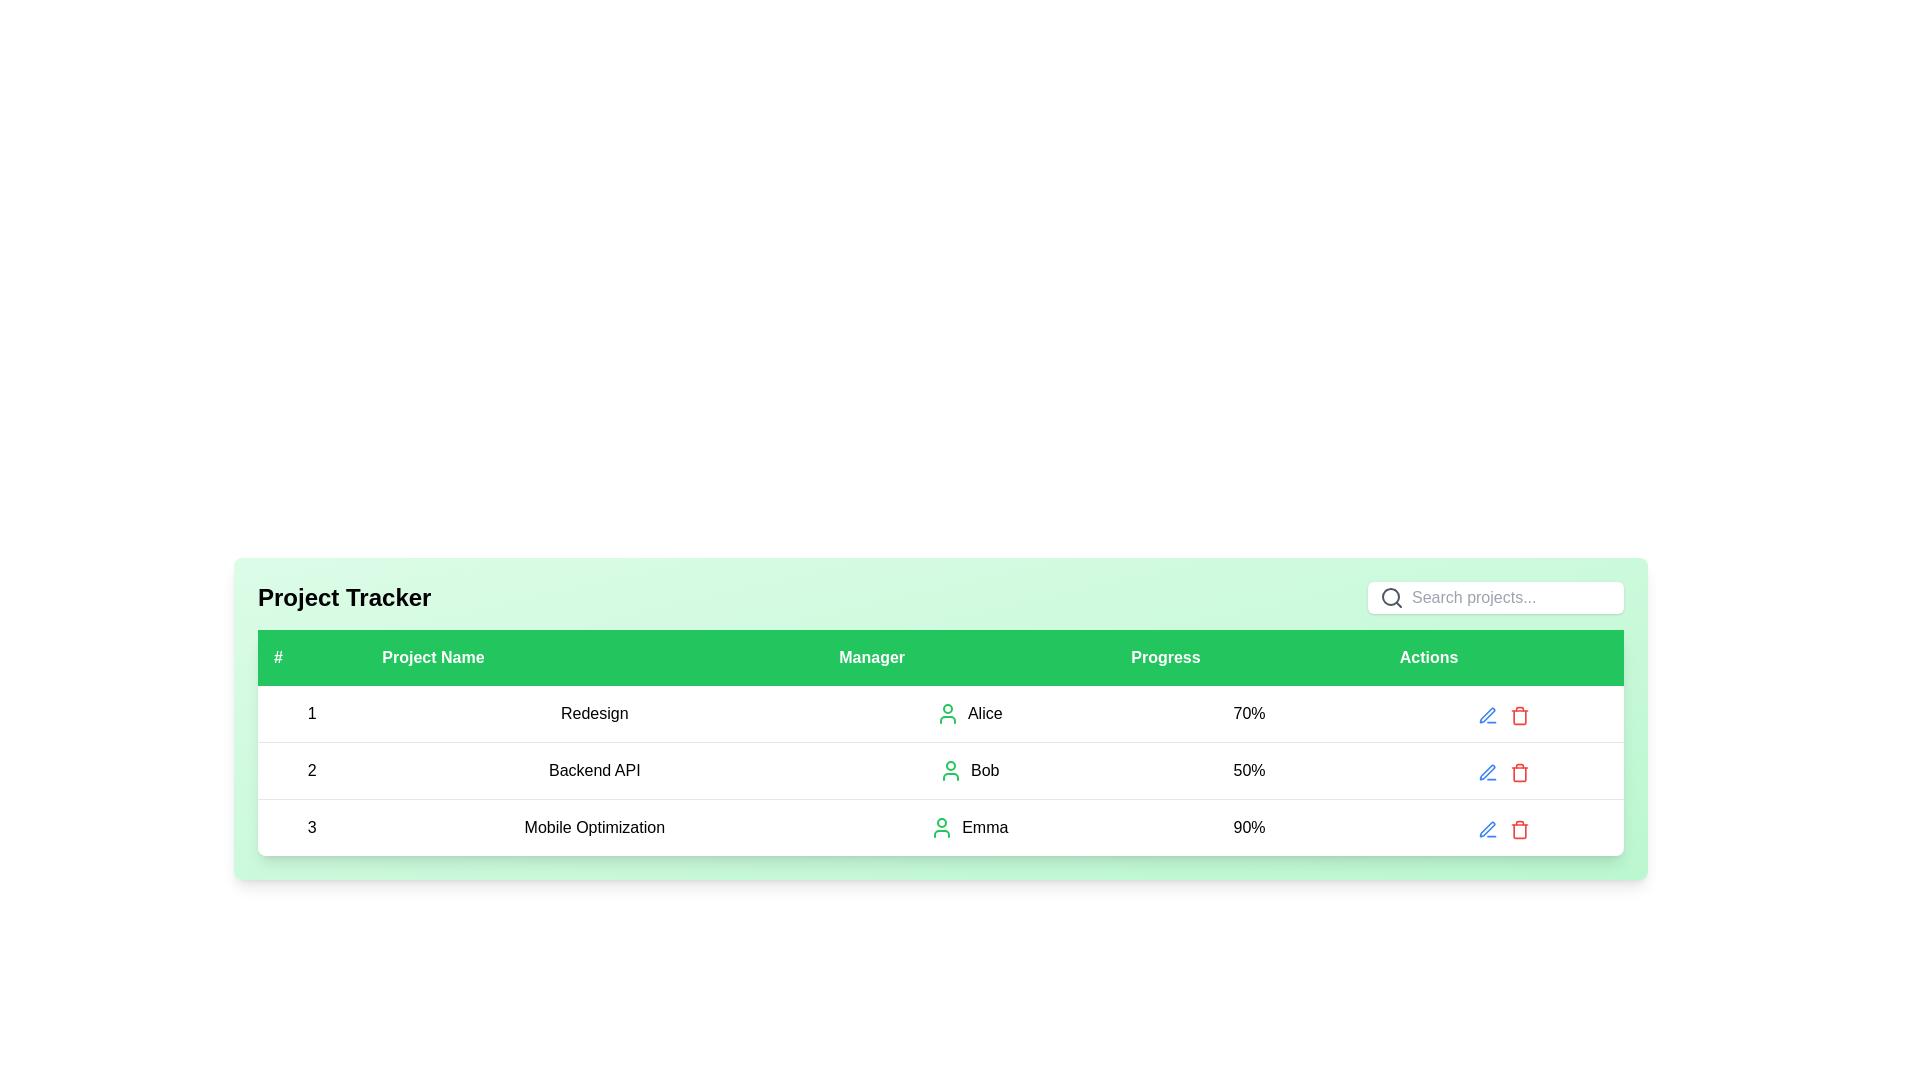  I want to click on inside the search bar located in the header section, to the far-right of the title 'Project Tracker', to focus the input field, so click(1496, 596).